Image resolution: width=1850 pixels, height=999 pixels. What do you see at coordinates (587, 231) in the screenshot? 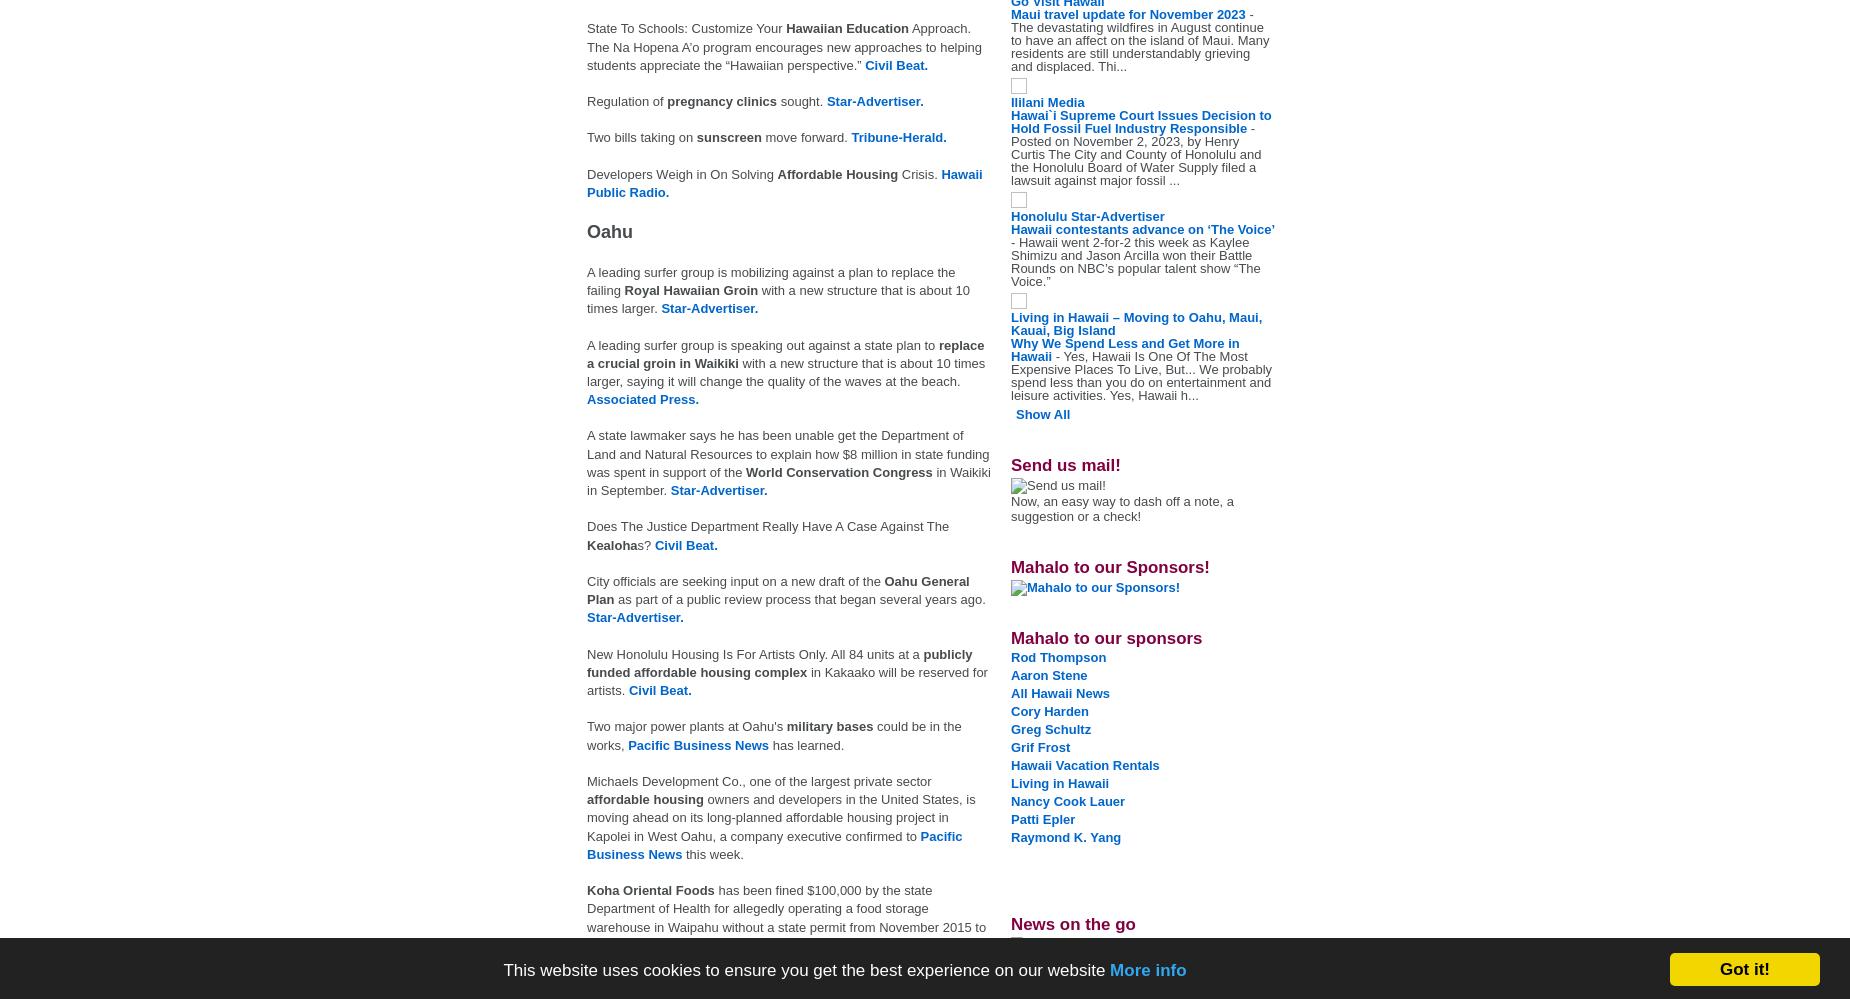
I see `'Oahu'` at bounding box center [587, 231].